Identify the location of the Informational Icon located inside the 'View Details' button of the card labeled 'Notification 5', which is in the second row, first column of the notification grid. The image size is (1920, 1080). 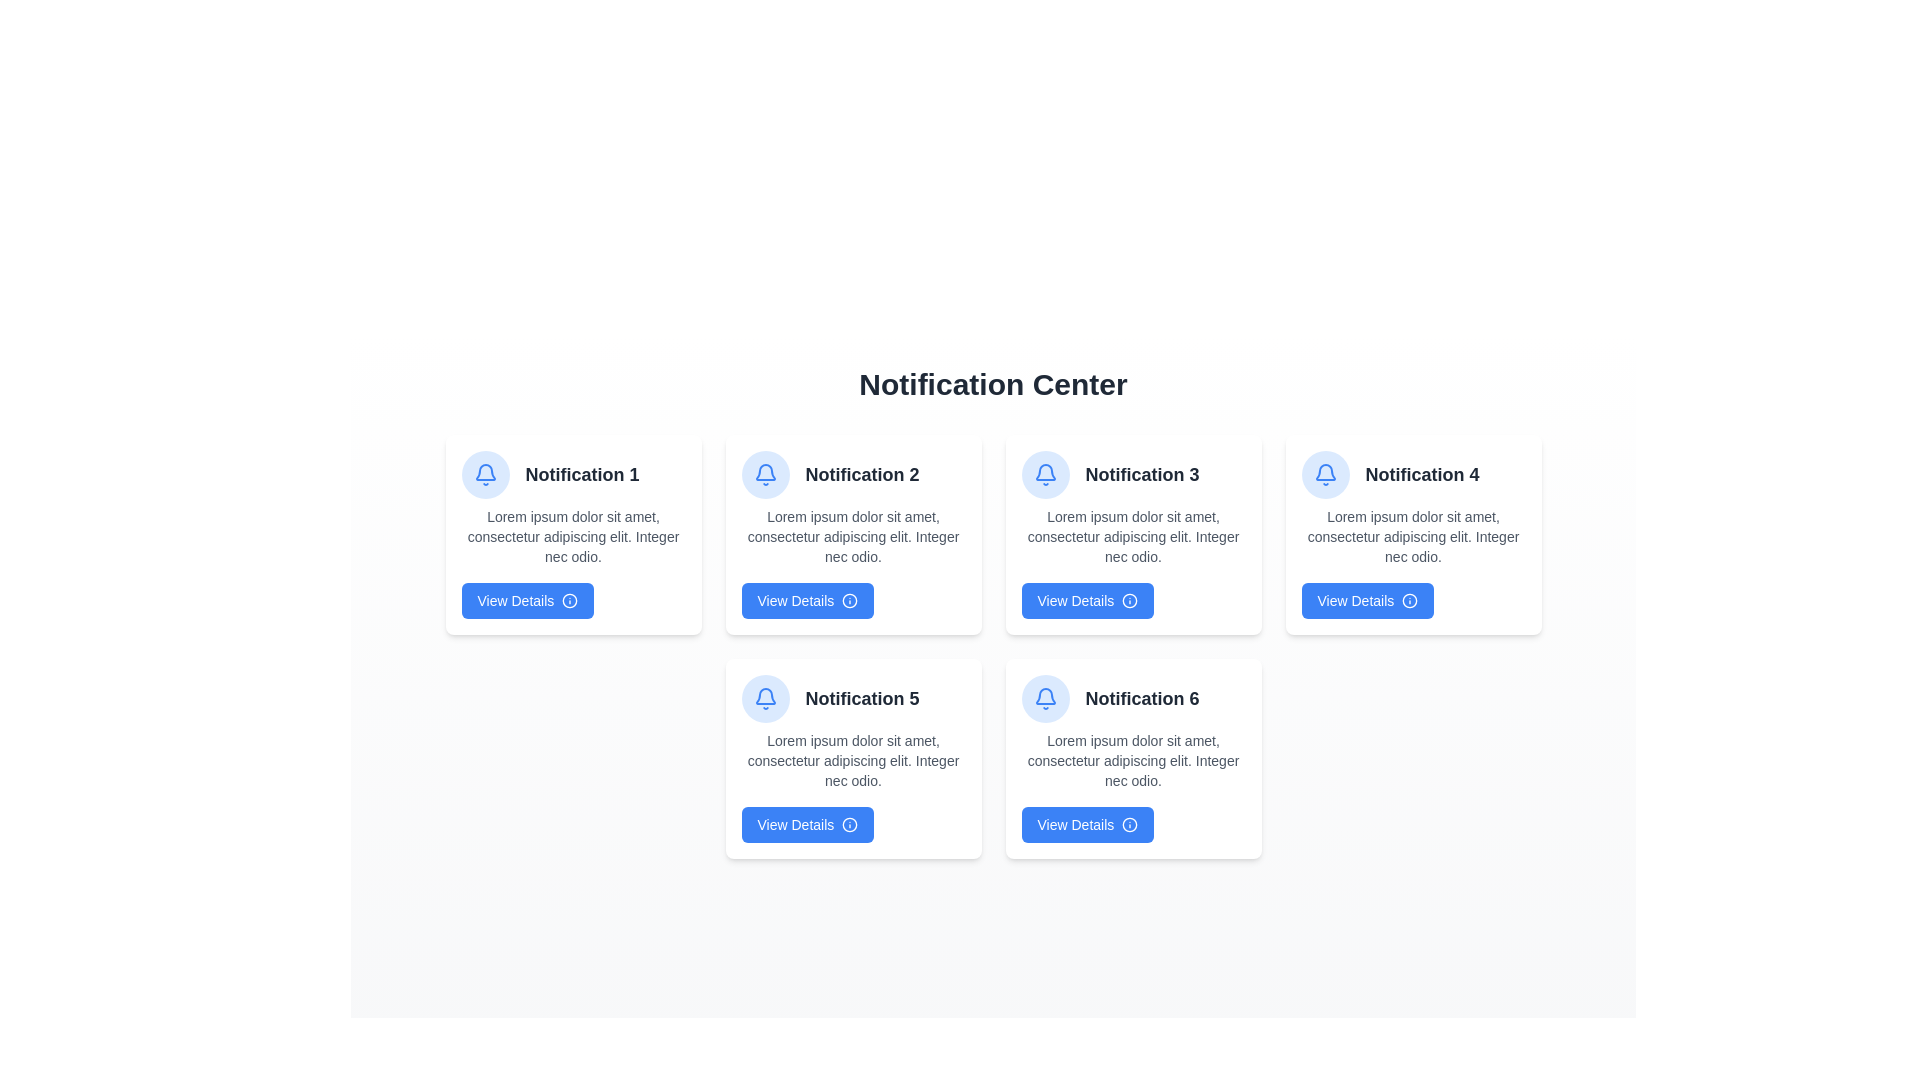
(850, 825).